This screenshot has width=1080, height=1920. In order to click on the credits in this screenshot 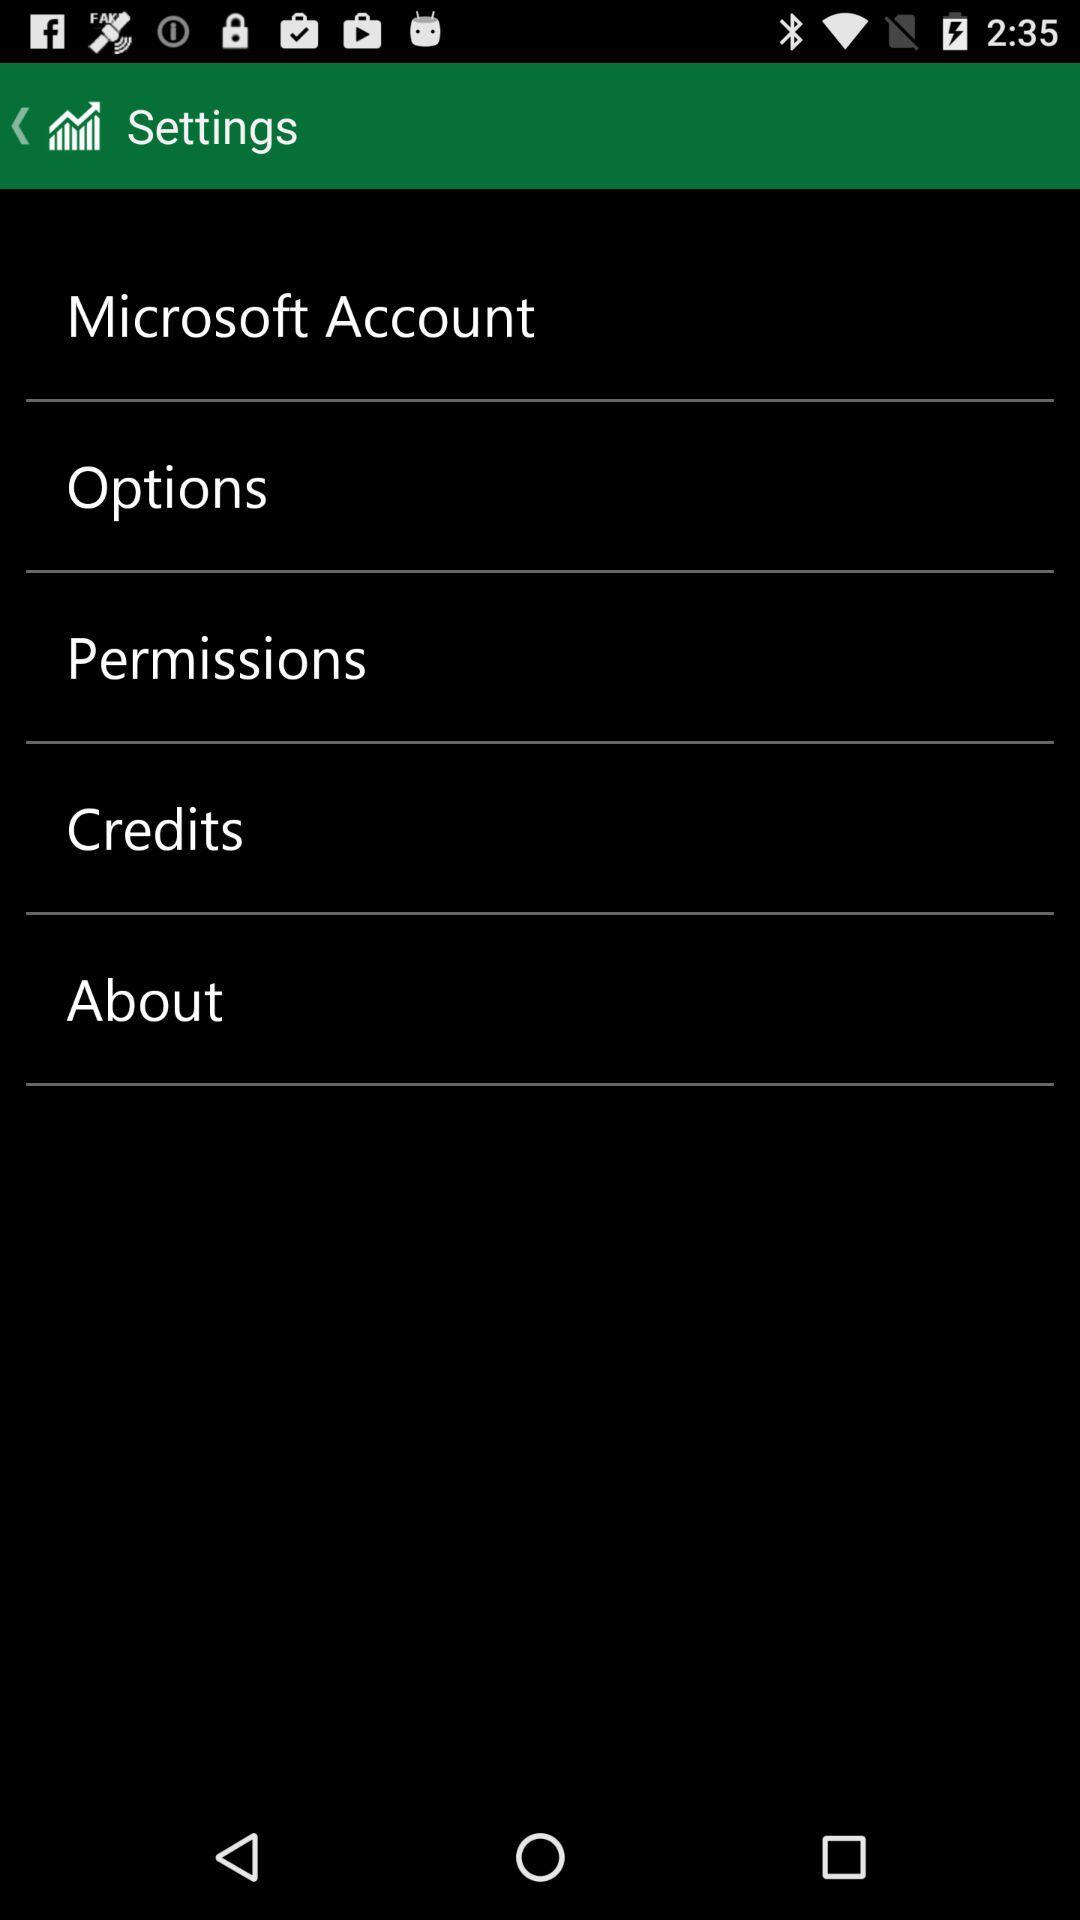, I will do `click(154, 828)`.